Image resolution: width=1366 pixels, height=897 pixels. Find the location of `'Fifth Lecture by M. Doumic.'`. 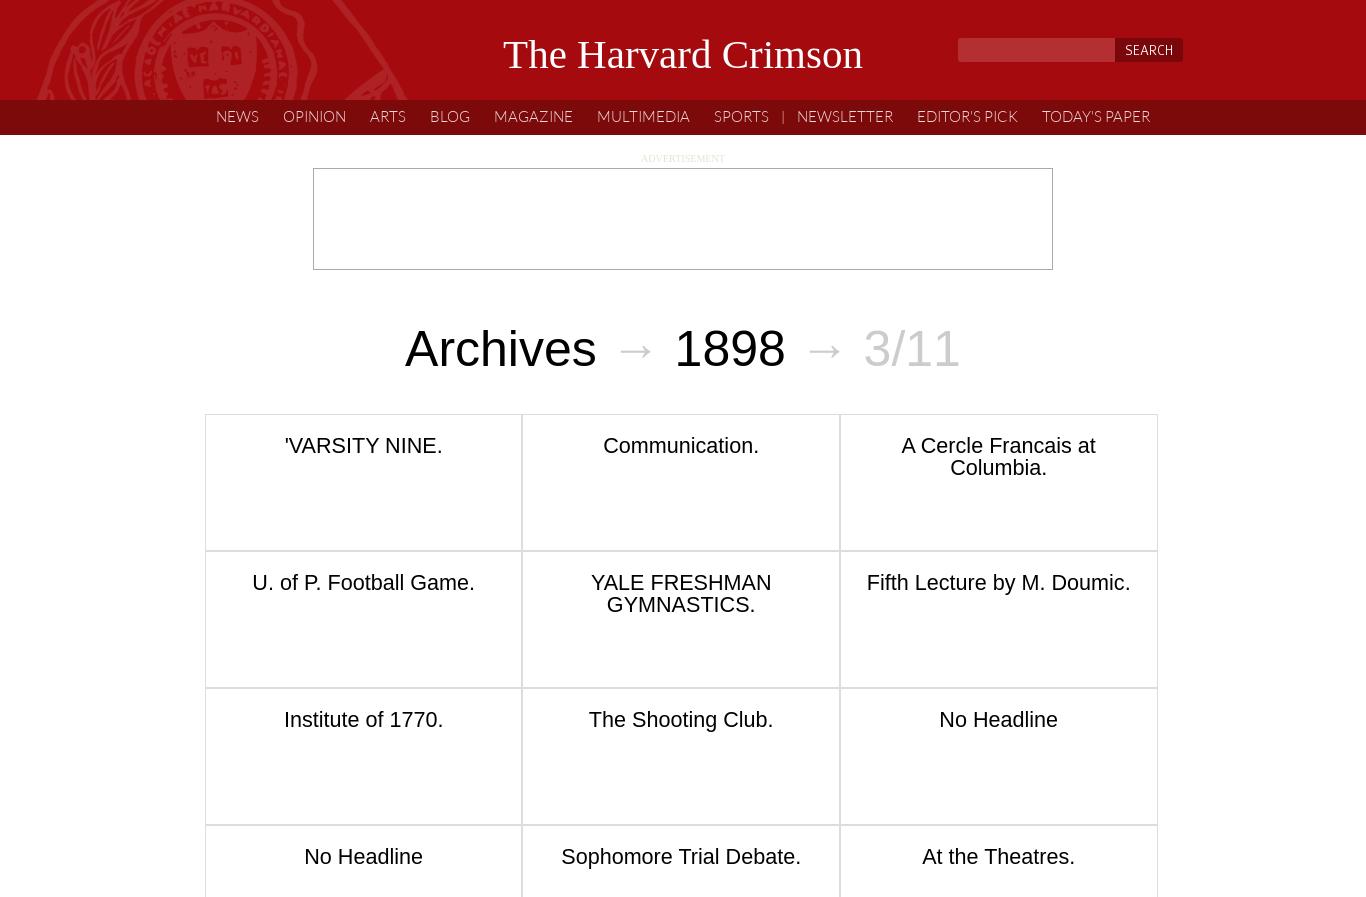

'Fifth Lecture by M. Doumic.' is located at coordinates (997, 582).